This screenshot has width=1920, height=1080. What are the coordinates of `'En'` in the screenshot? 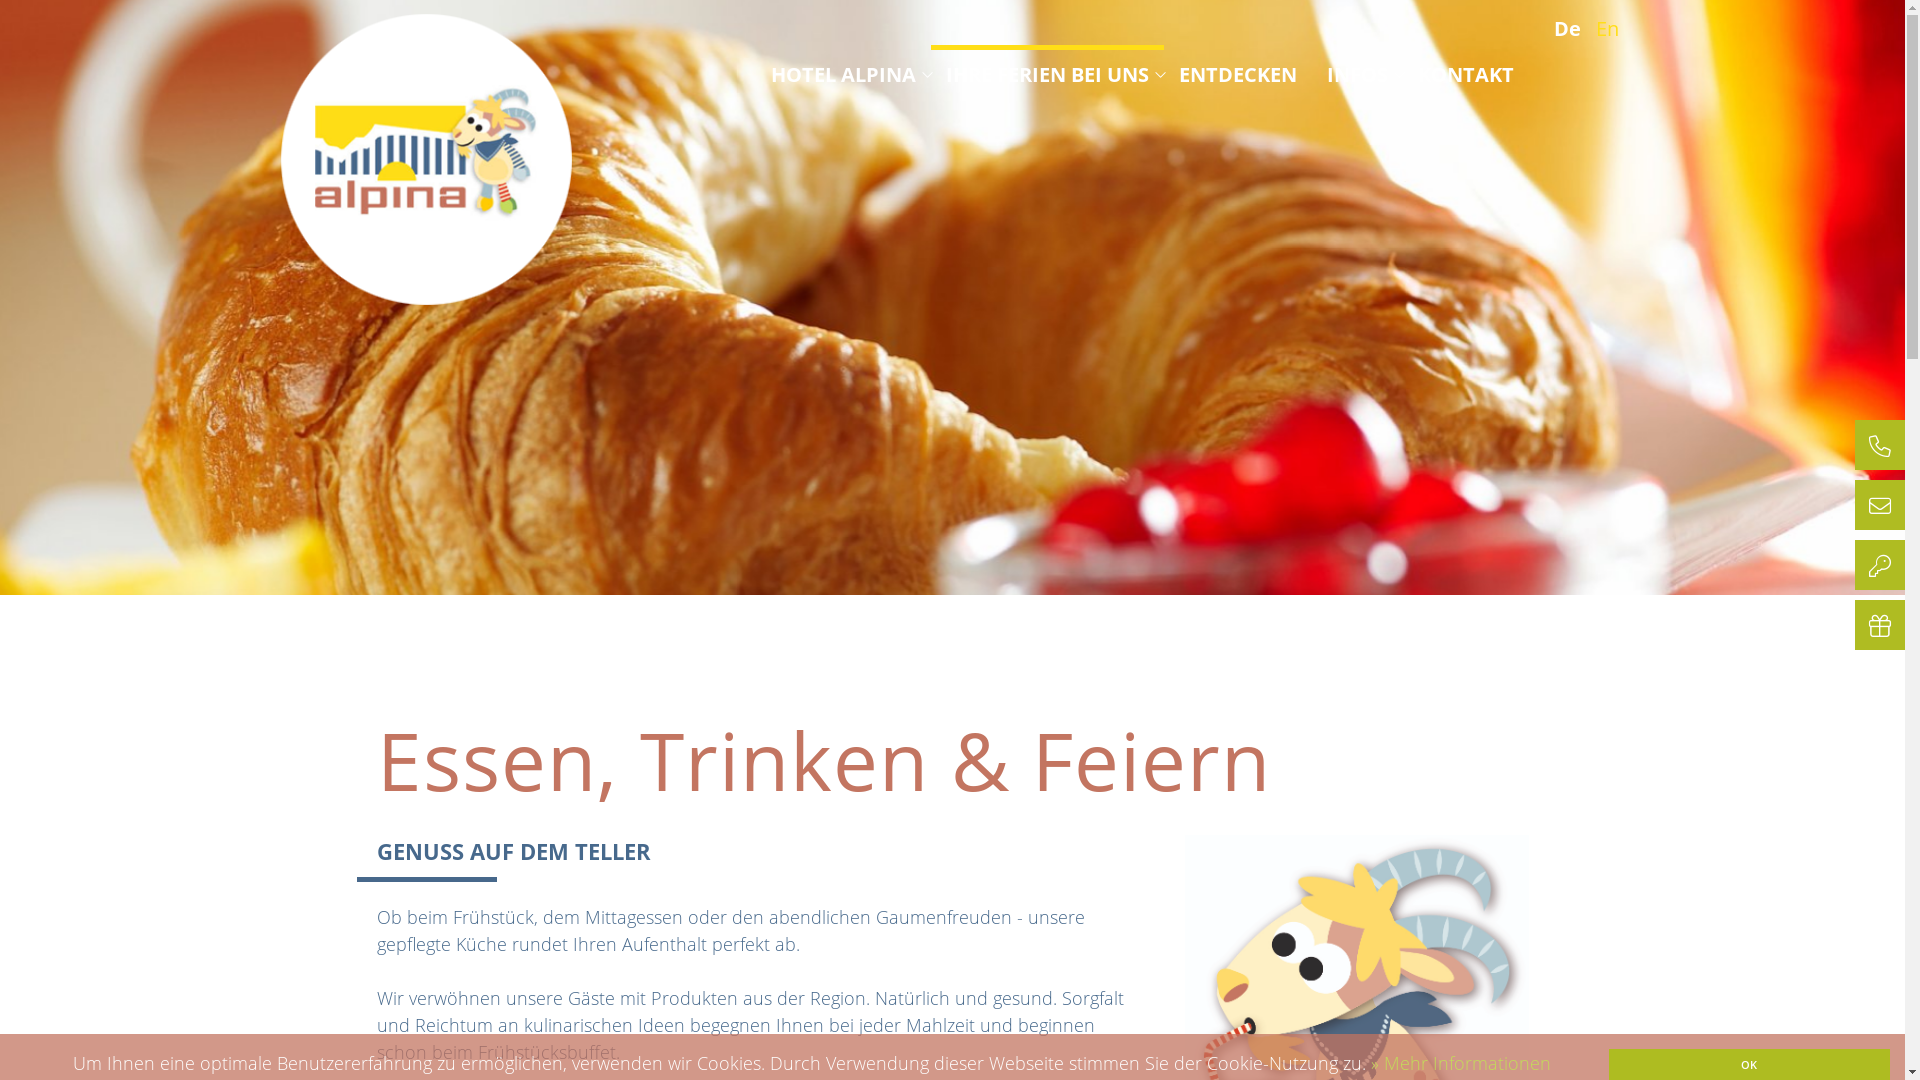 It's located at (1612, 28).